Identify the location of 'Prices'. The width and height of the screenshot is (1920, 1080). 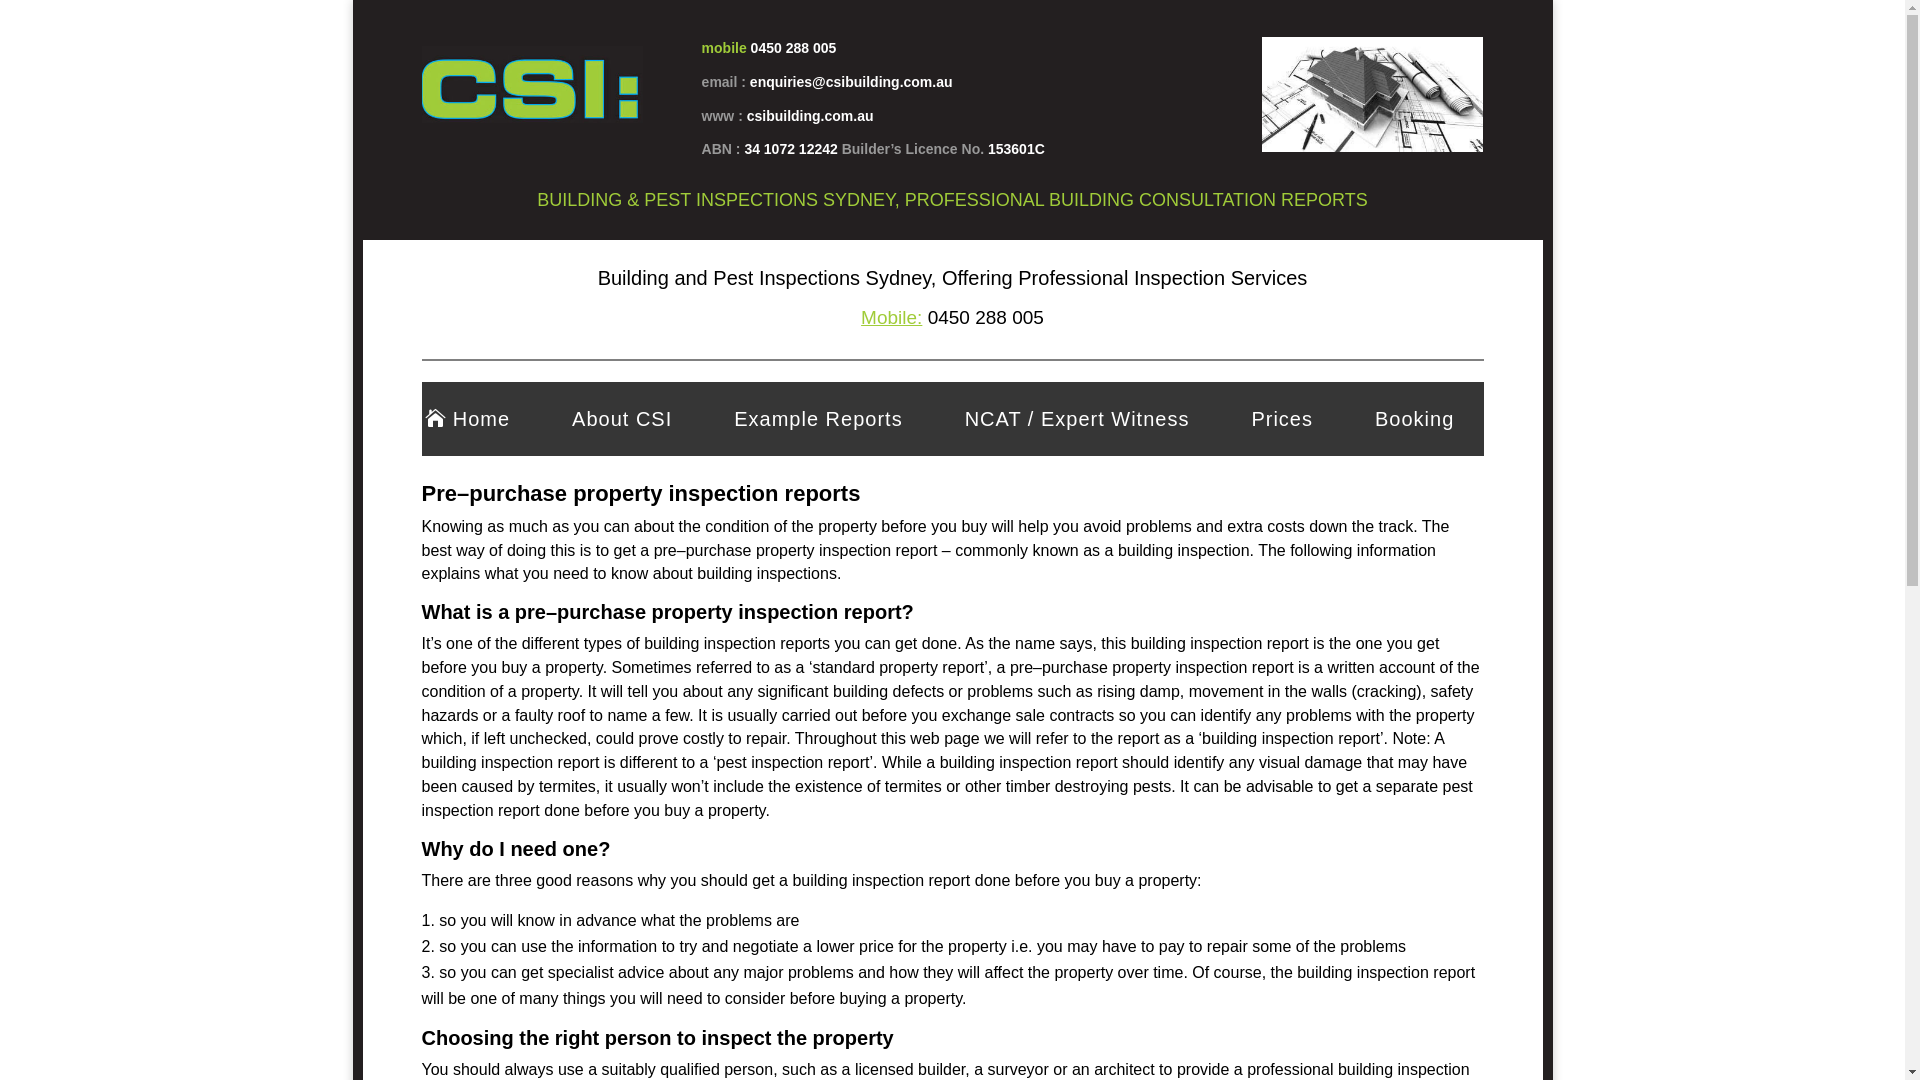
(1281, 418).